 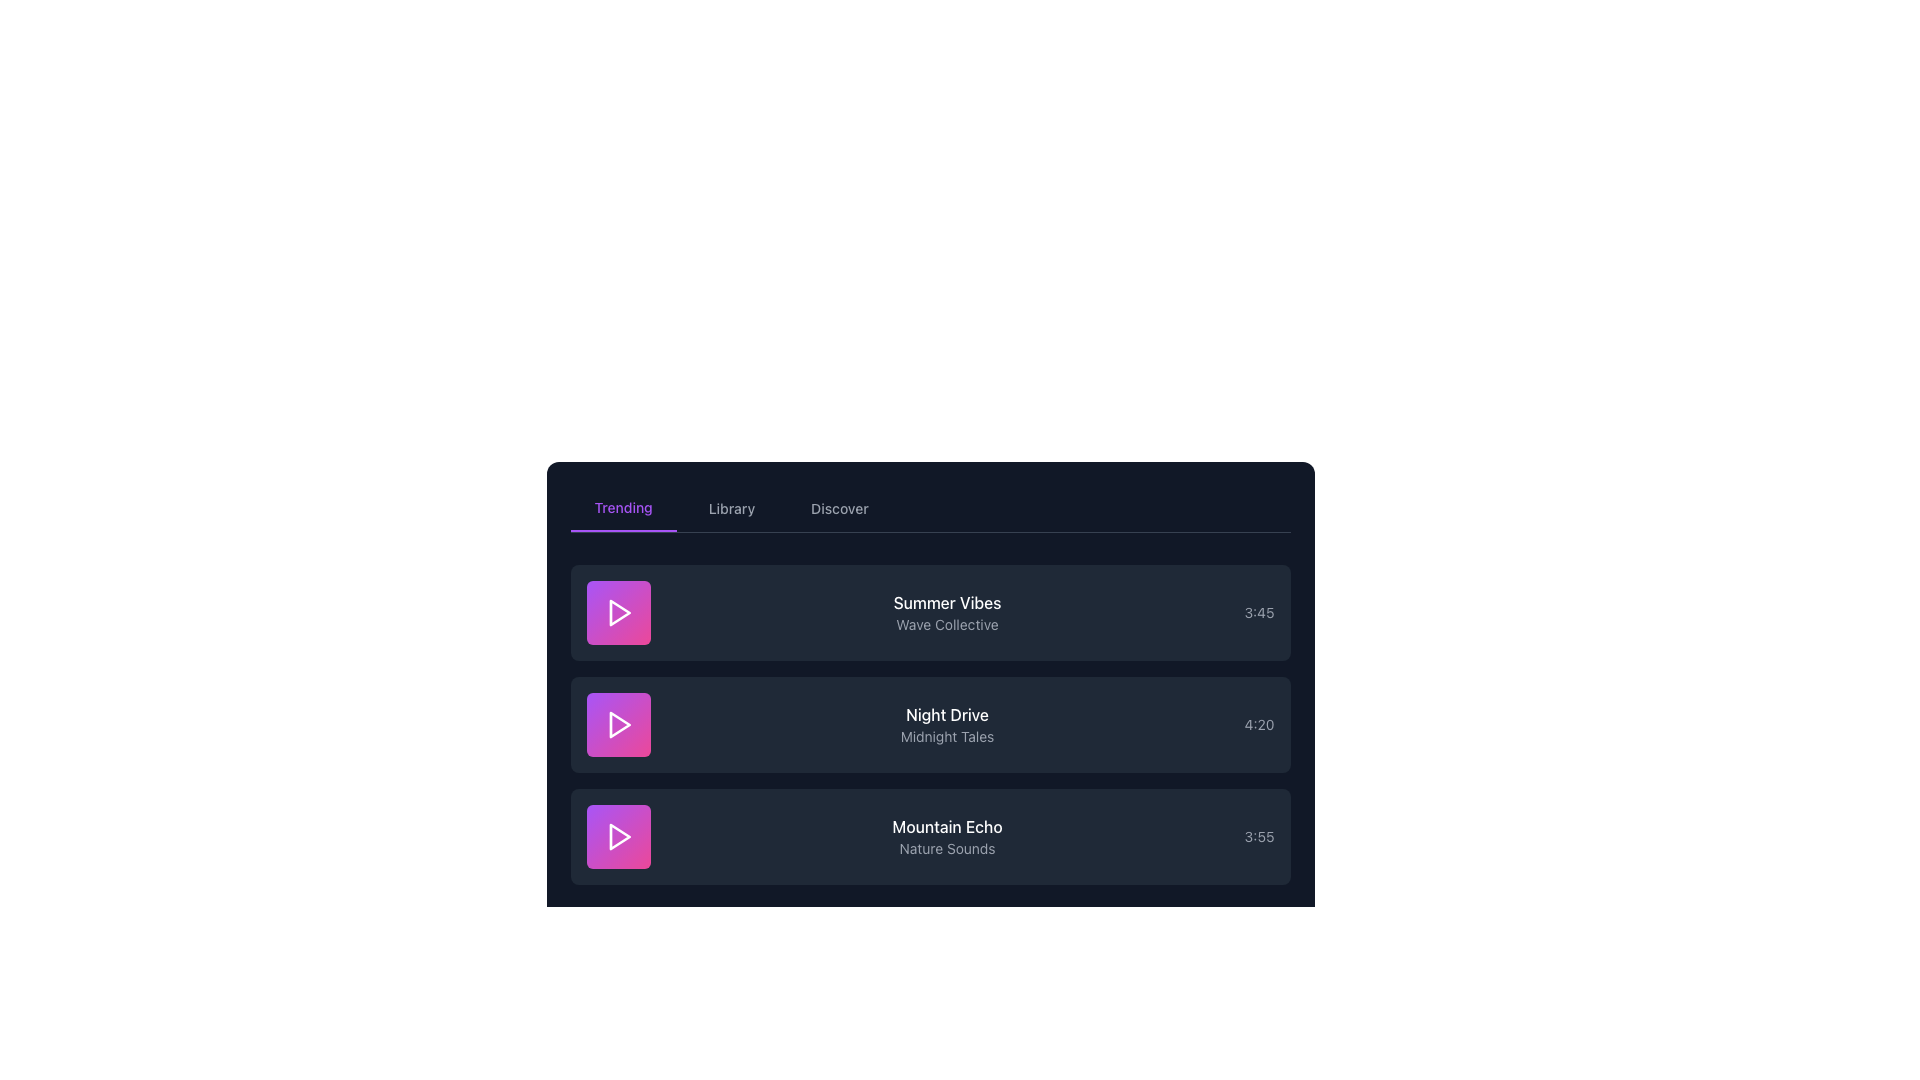 What do you see at coordinates (840, 508) in the screenshot?
I see `the 'Discover' navigation tab, which is the third tab in a horizontal navigation bar` at bounding box center [840, 508].